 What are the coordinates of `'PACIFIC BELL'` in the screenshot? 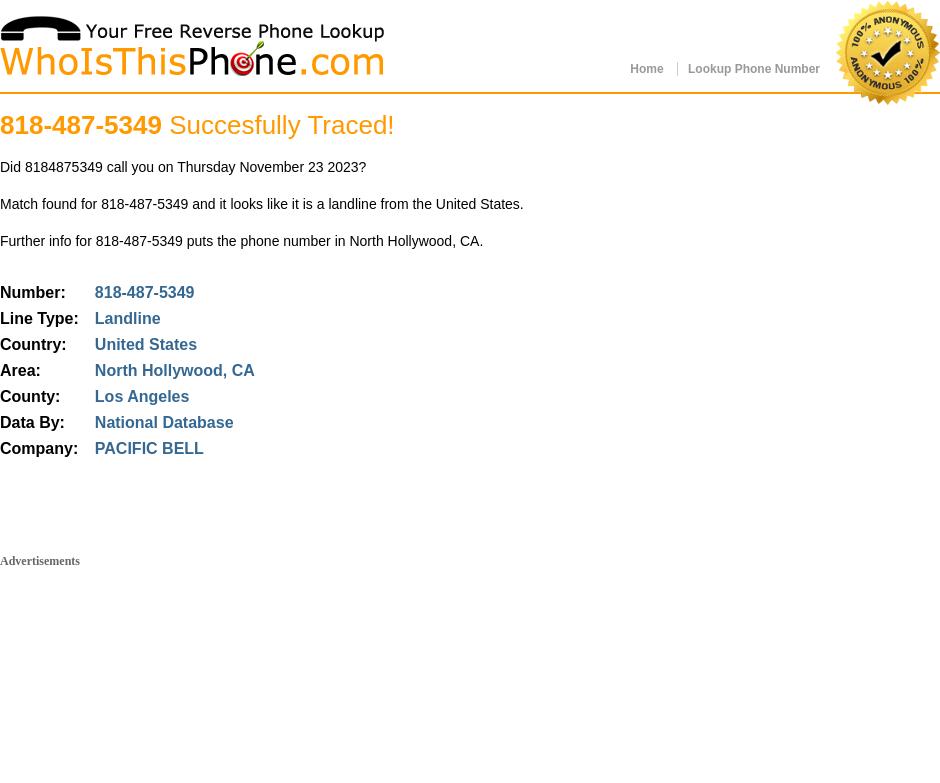 It's located at (147, 447).